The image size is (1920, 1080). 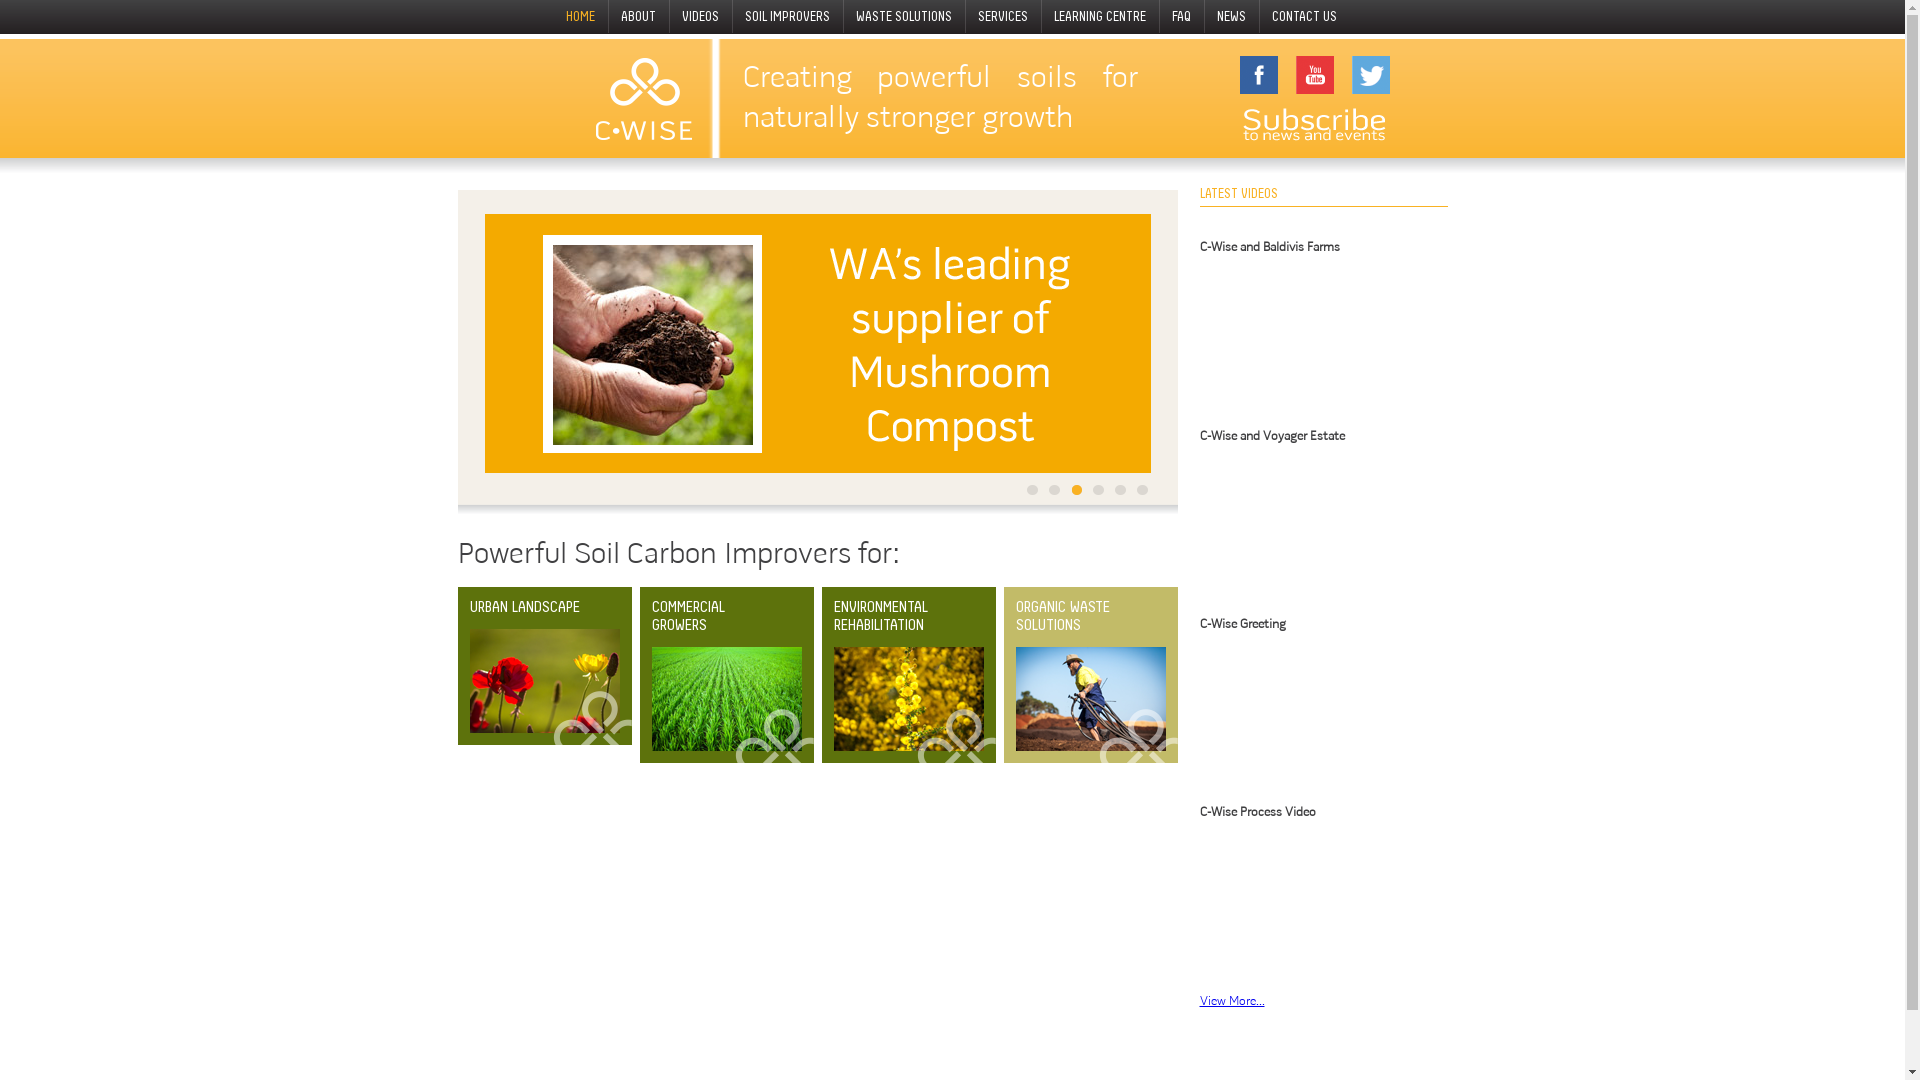 I want to click on 'SOIL IMPROVERS', so click(x=787, y=16).